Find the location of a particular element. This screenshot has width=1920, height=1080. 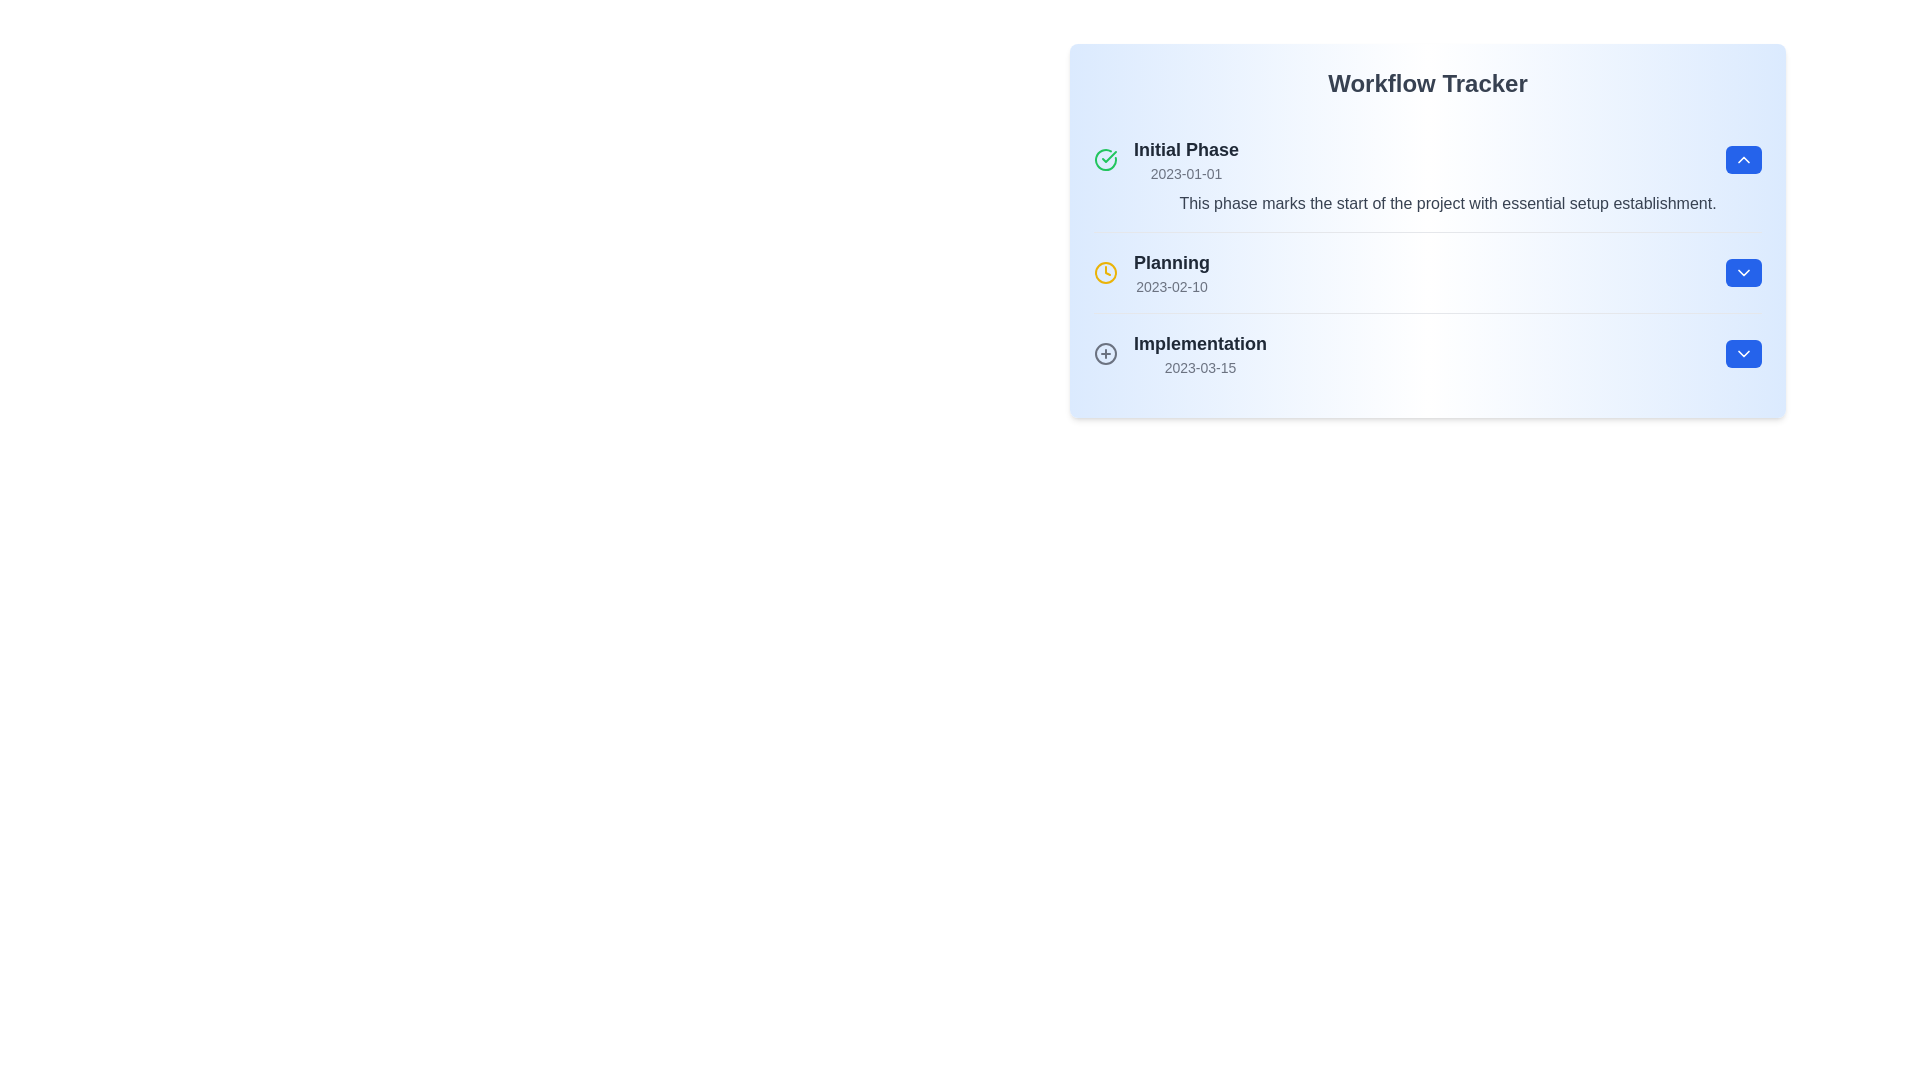

the chevron-up arrow icon located at the top-right corner of the 'Workflow Tracker' card, which indicates the possibility of collapsing or hiding additional details related to the 'Initial Phase' section is located at coordinates (1742, 158).